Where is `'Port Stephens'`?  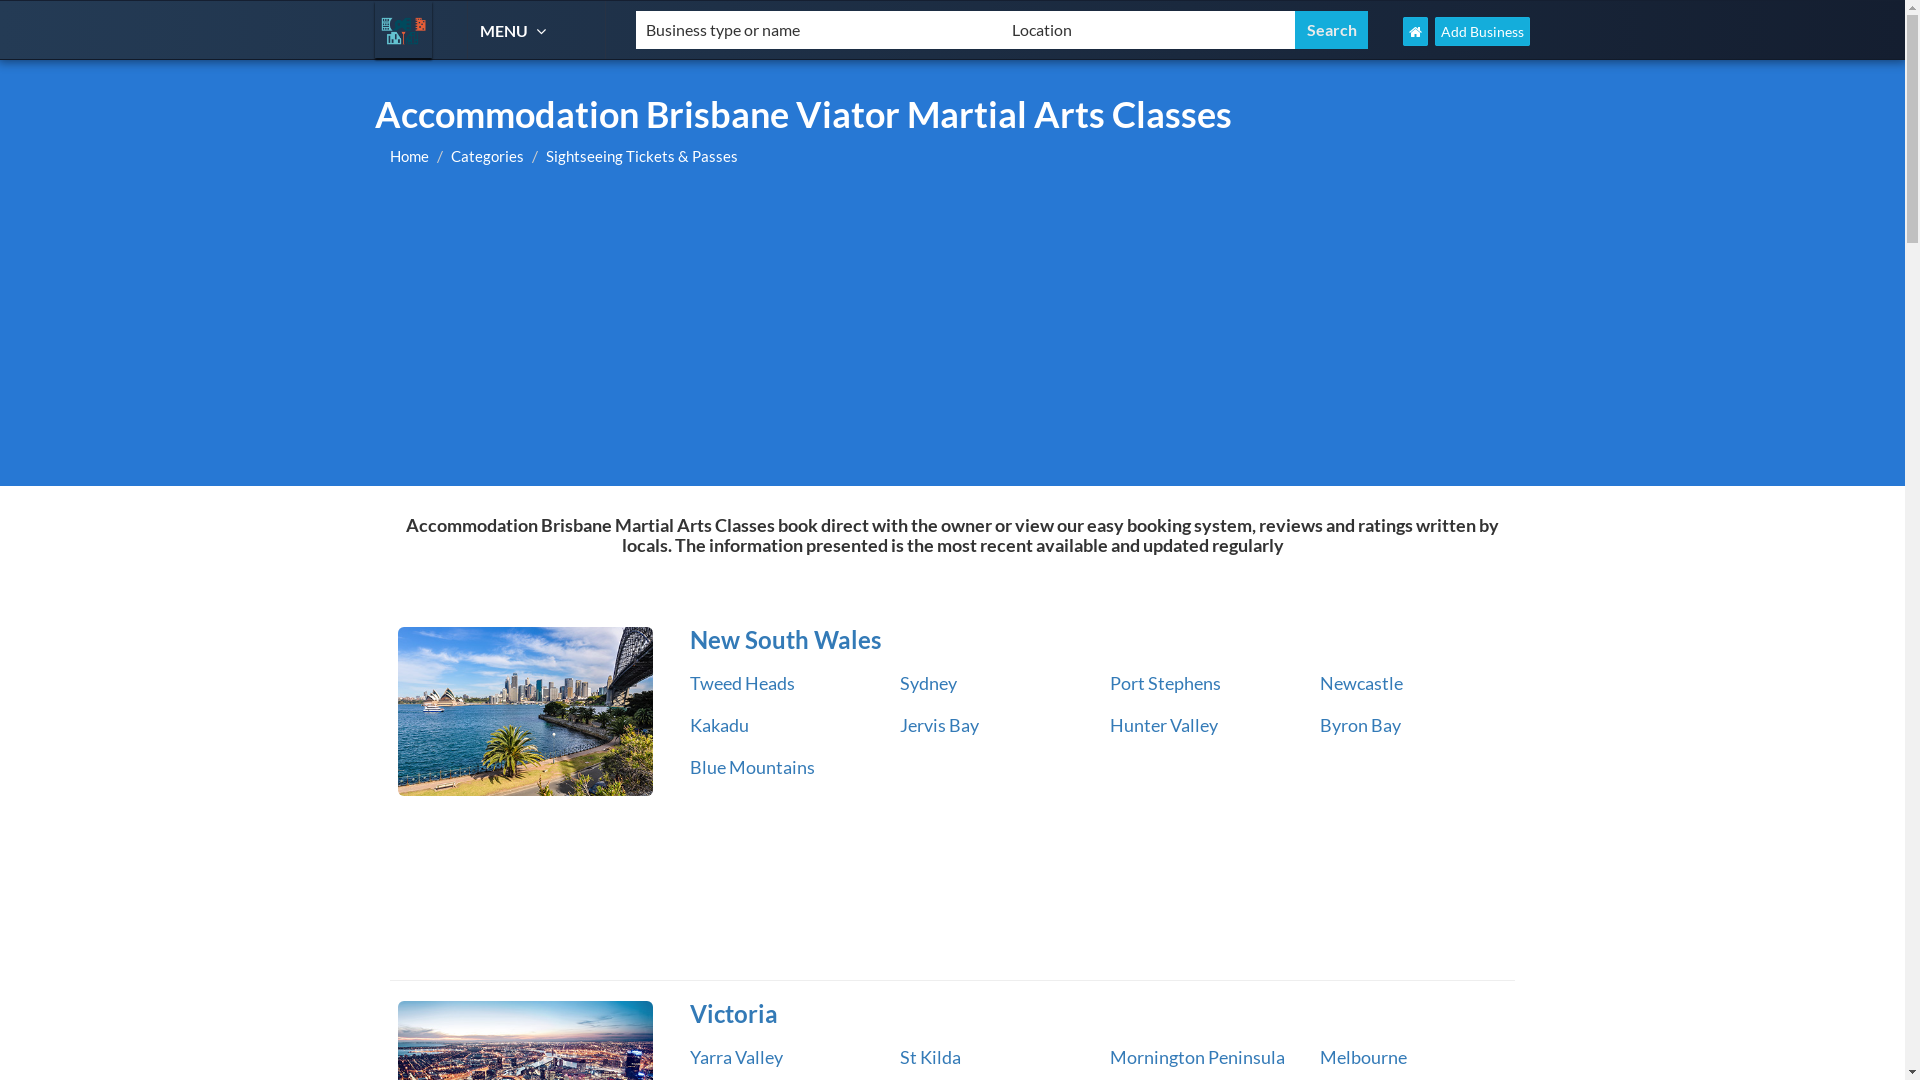 'Port Stephens' is located at coordinates (1165, 681).